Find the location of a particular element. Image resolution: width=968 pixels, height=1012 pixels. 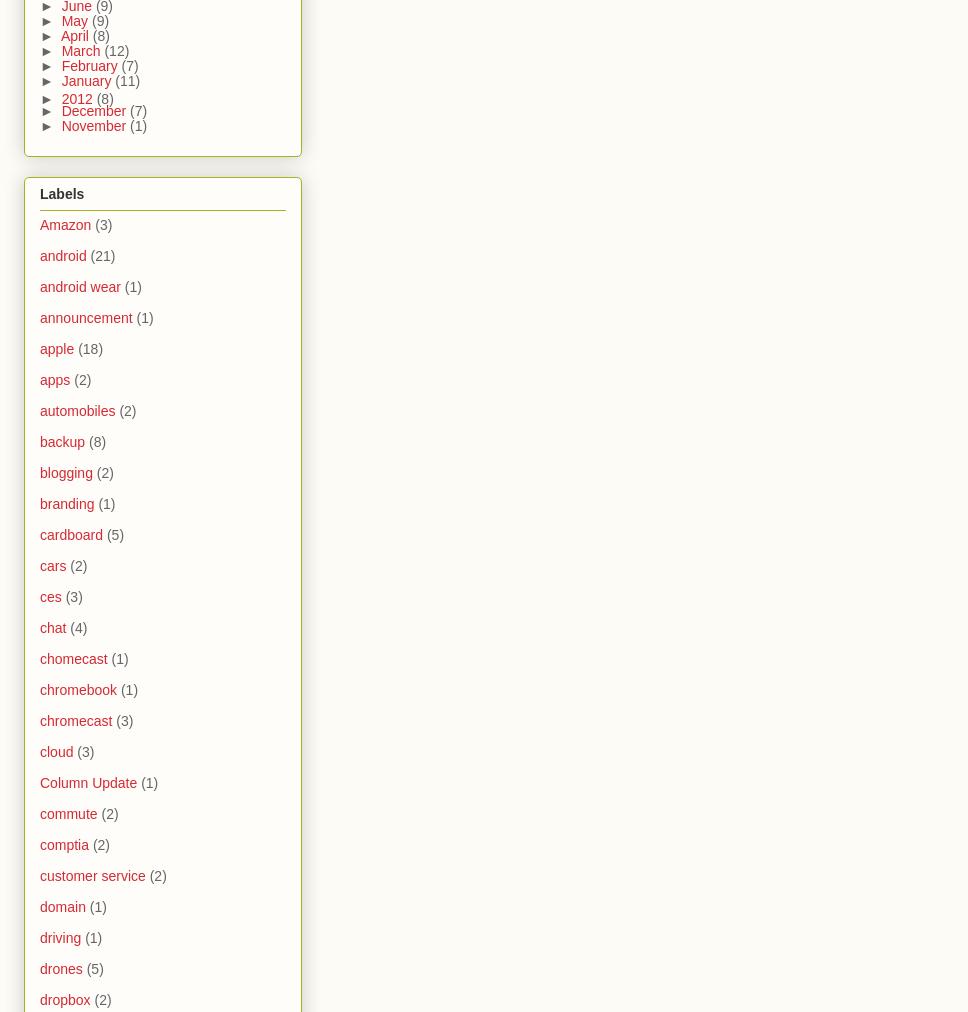

'drones' is located at coordinates (59, 968).